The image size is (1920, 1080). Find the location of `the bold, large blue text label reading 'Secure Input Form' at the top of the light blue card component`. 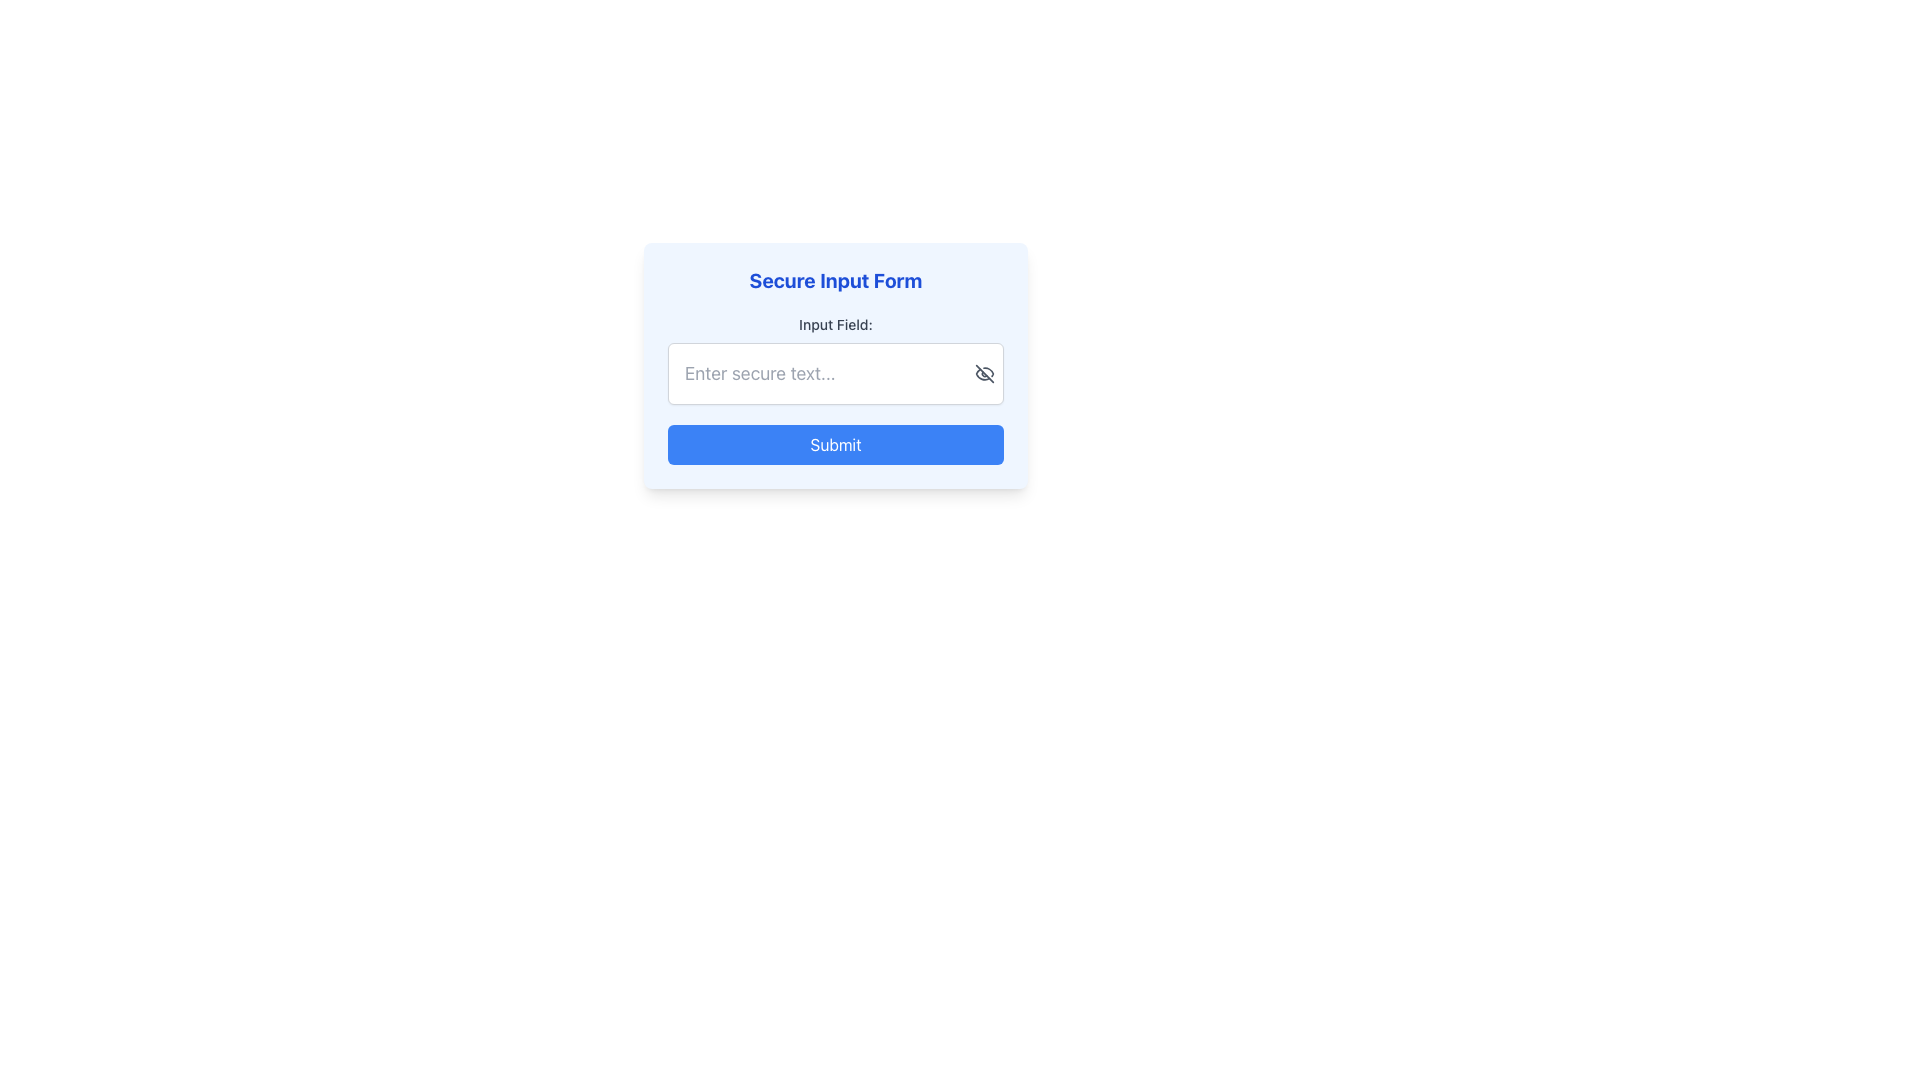

the bold, large blue text label reading 'Secure Input Form' at the top of the light blue card component is located at coordinates (835, 281).